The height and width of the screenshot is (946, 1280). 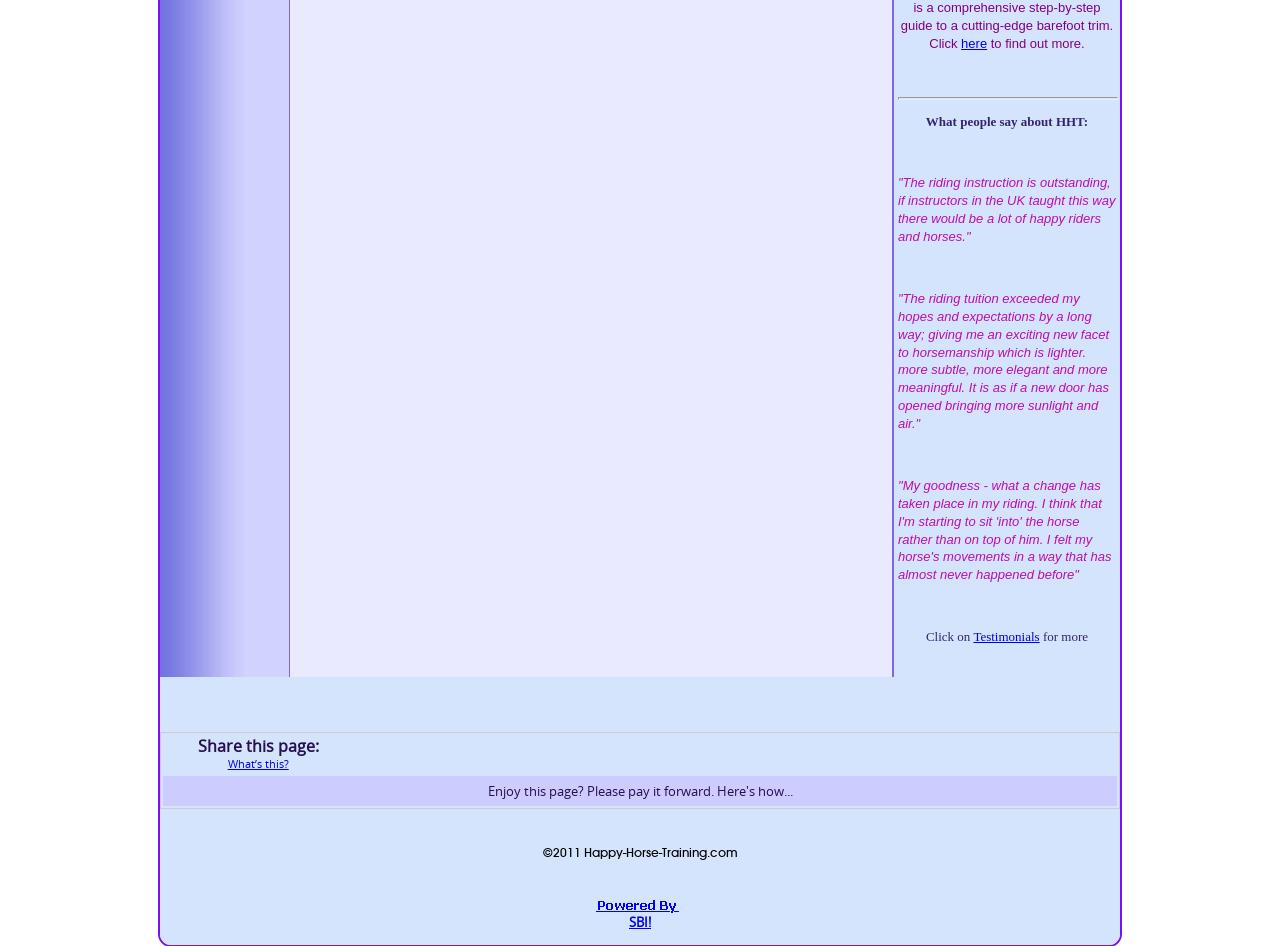 What do you see at coordinates (640, 920) in the screenshot?
I see `'SBI!'` at bounding box center [640, 920].